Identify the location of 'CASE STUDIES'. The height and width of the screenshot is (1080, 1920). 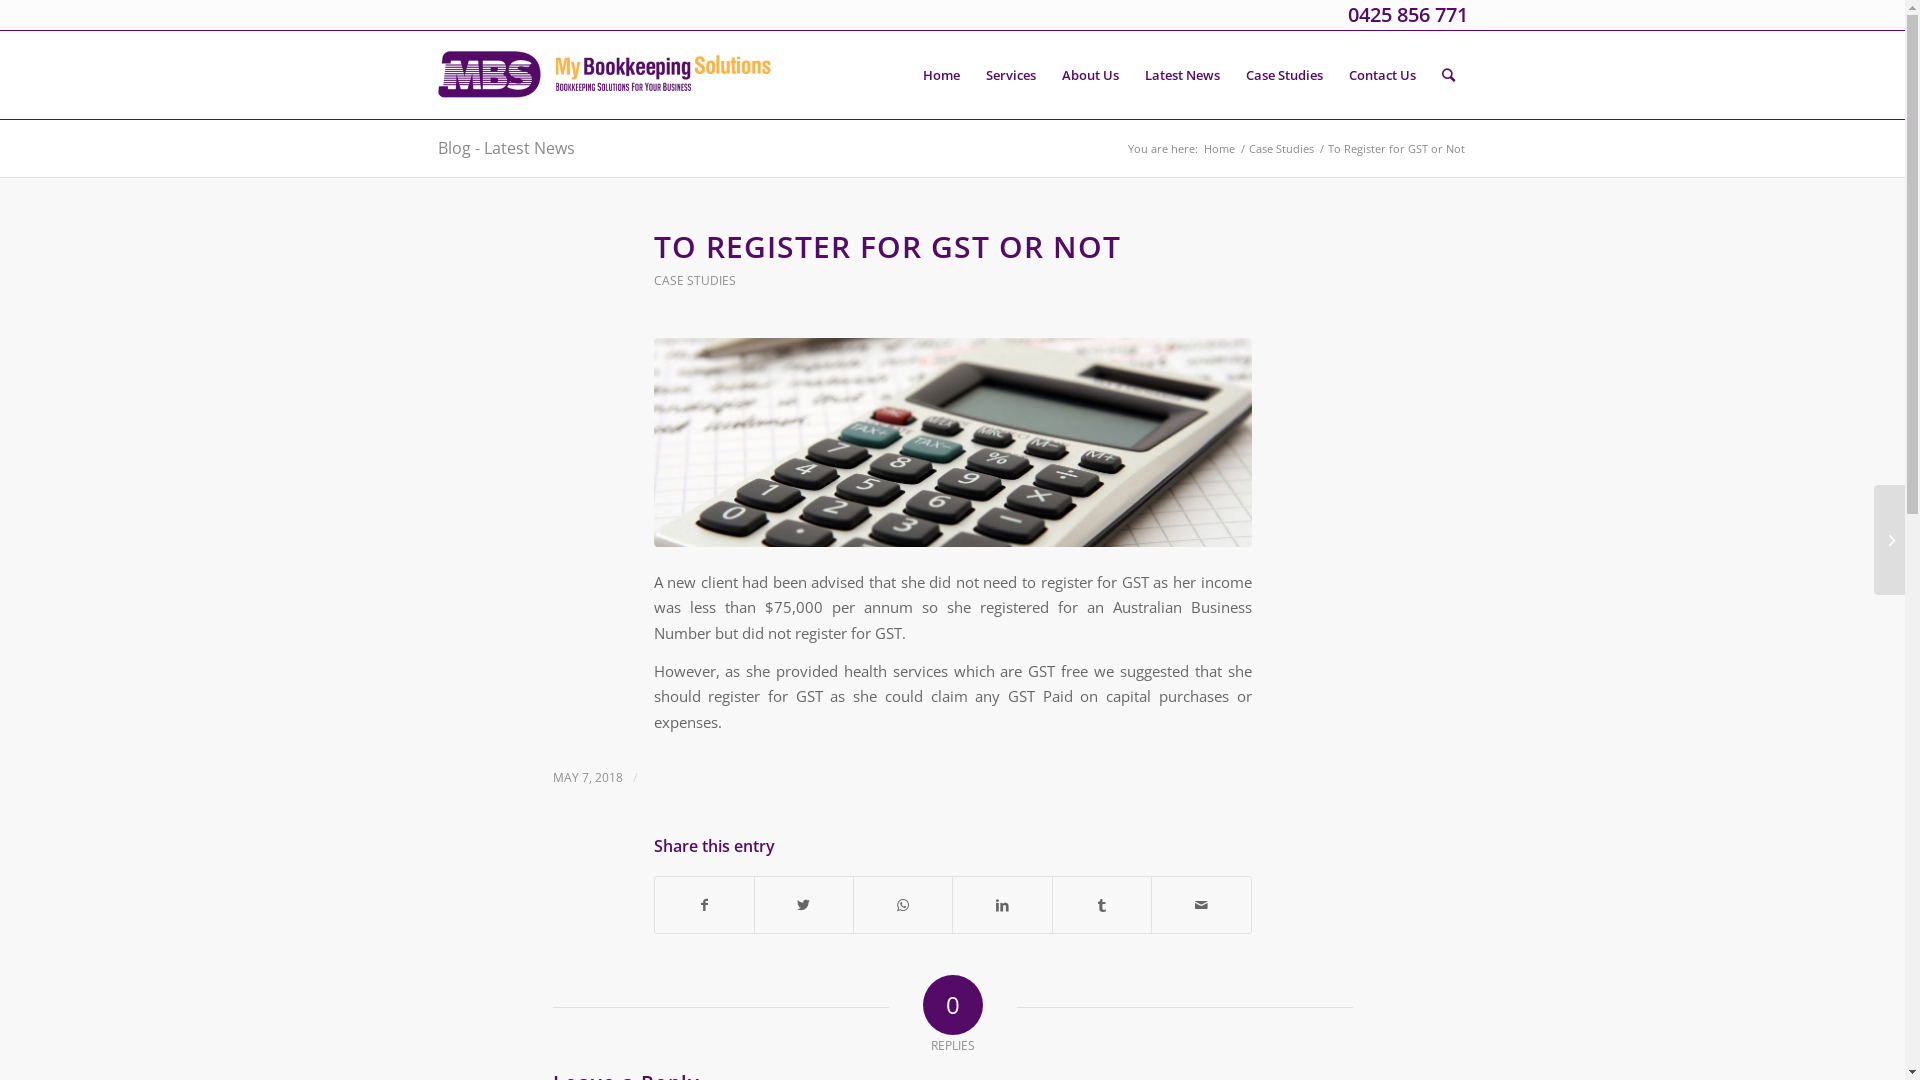
(695, 280).